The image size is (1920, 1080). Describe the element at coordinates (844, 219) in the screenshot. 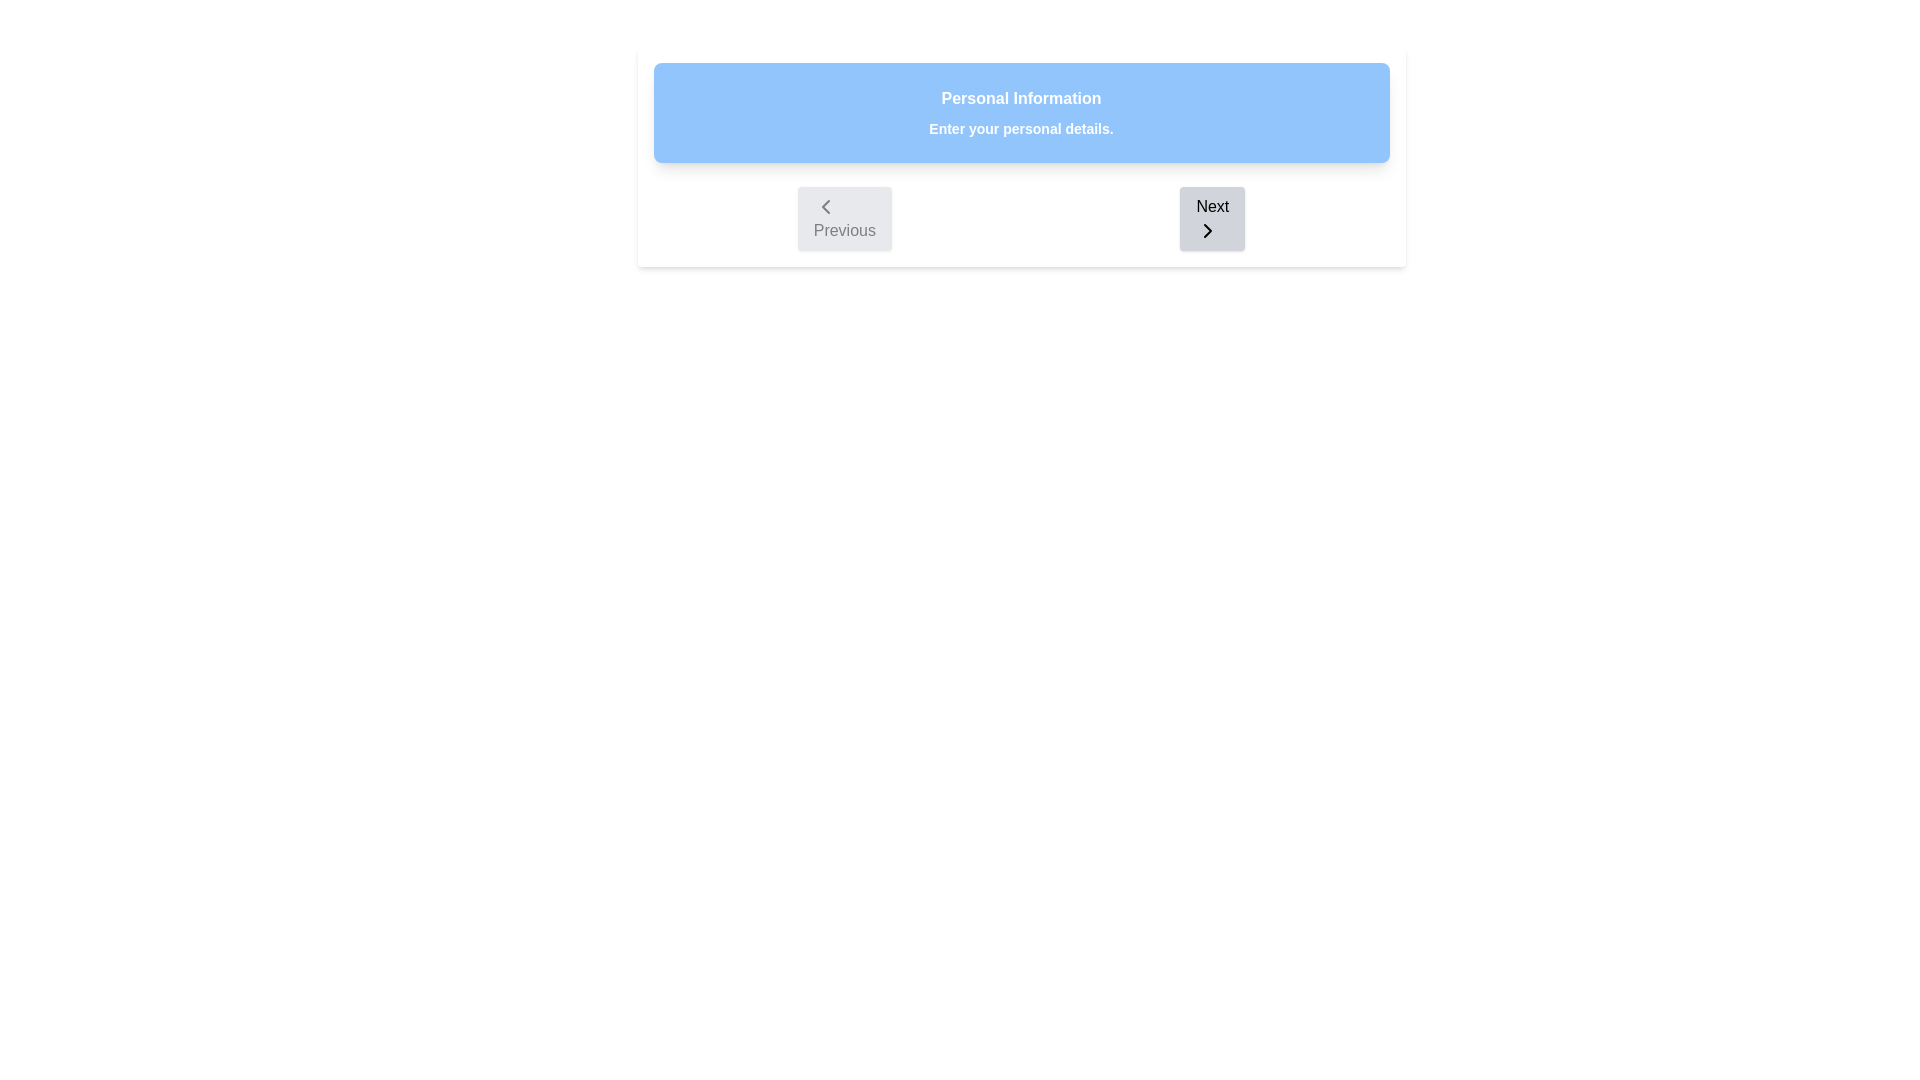

I see `the 'Previous' button, which is a rectangular button with rounded corners, gray background, and a left-pointing arrow icon` at that location.